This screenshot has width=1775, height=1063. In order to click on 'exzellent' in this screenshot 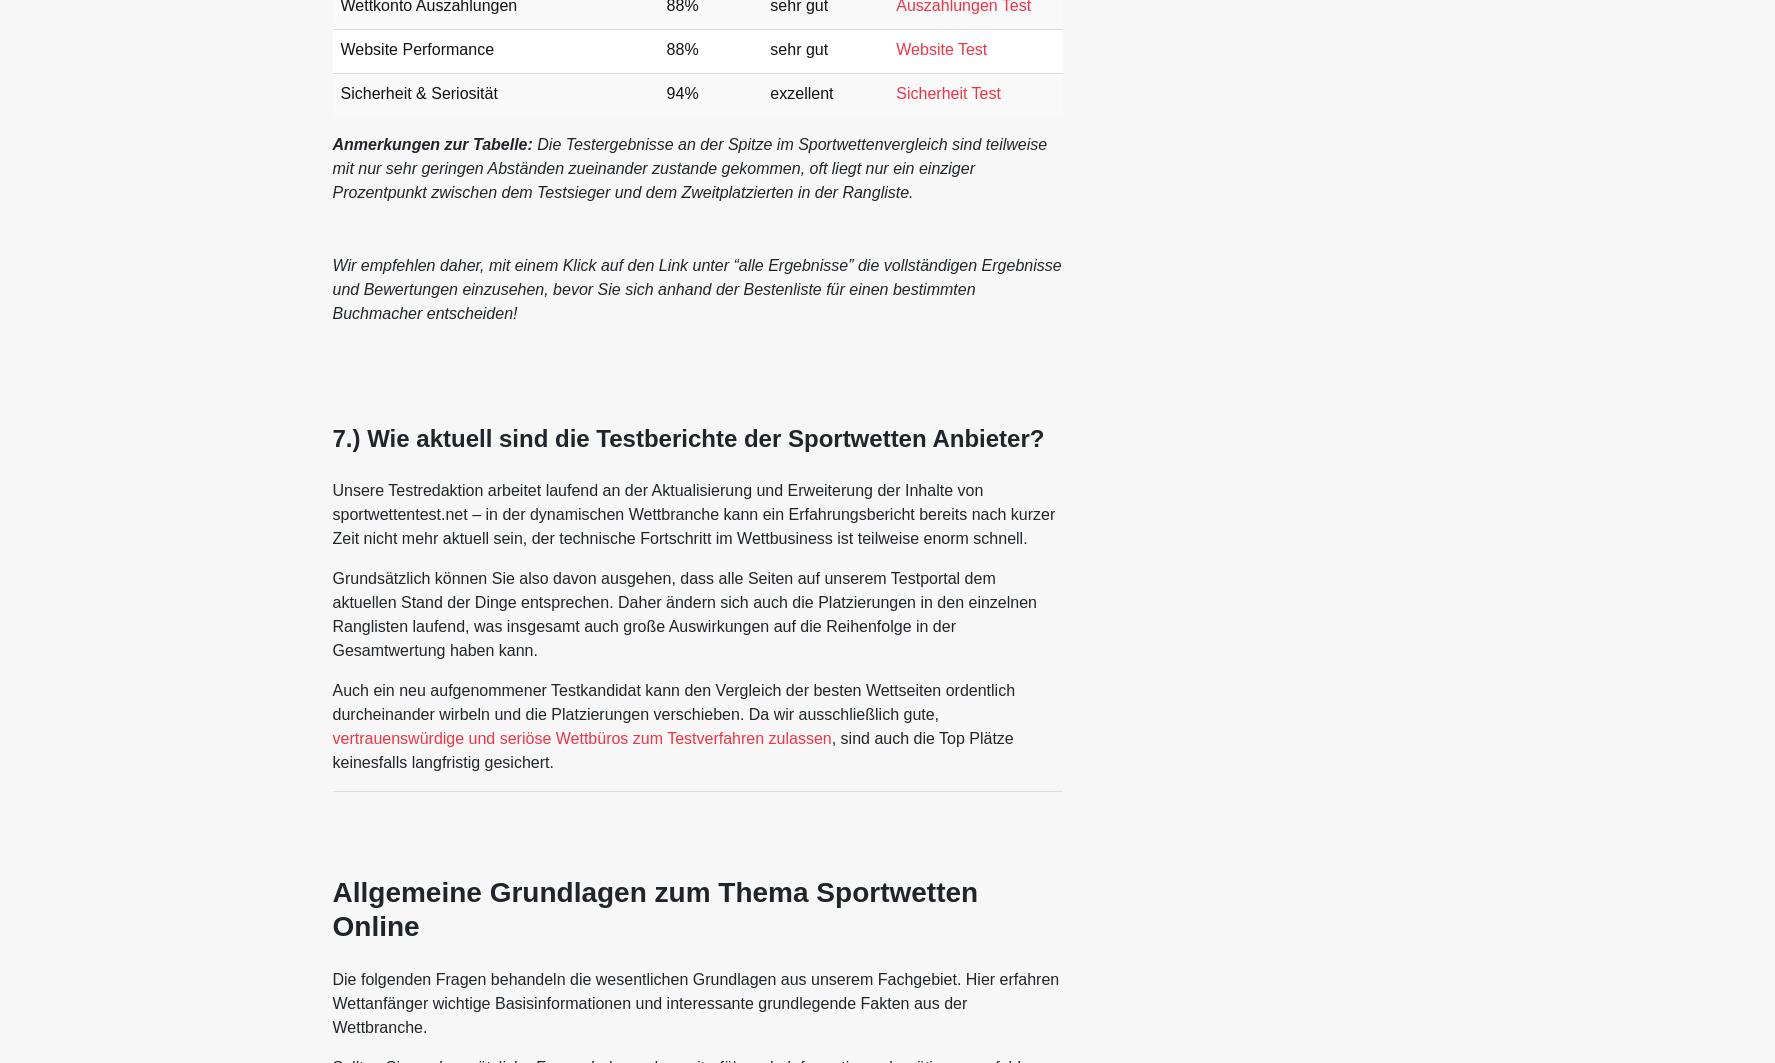, I will do `click(769, 93)`.